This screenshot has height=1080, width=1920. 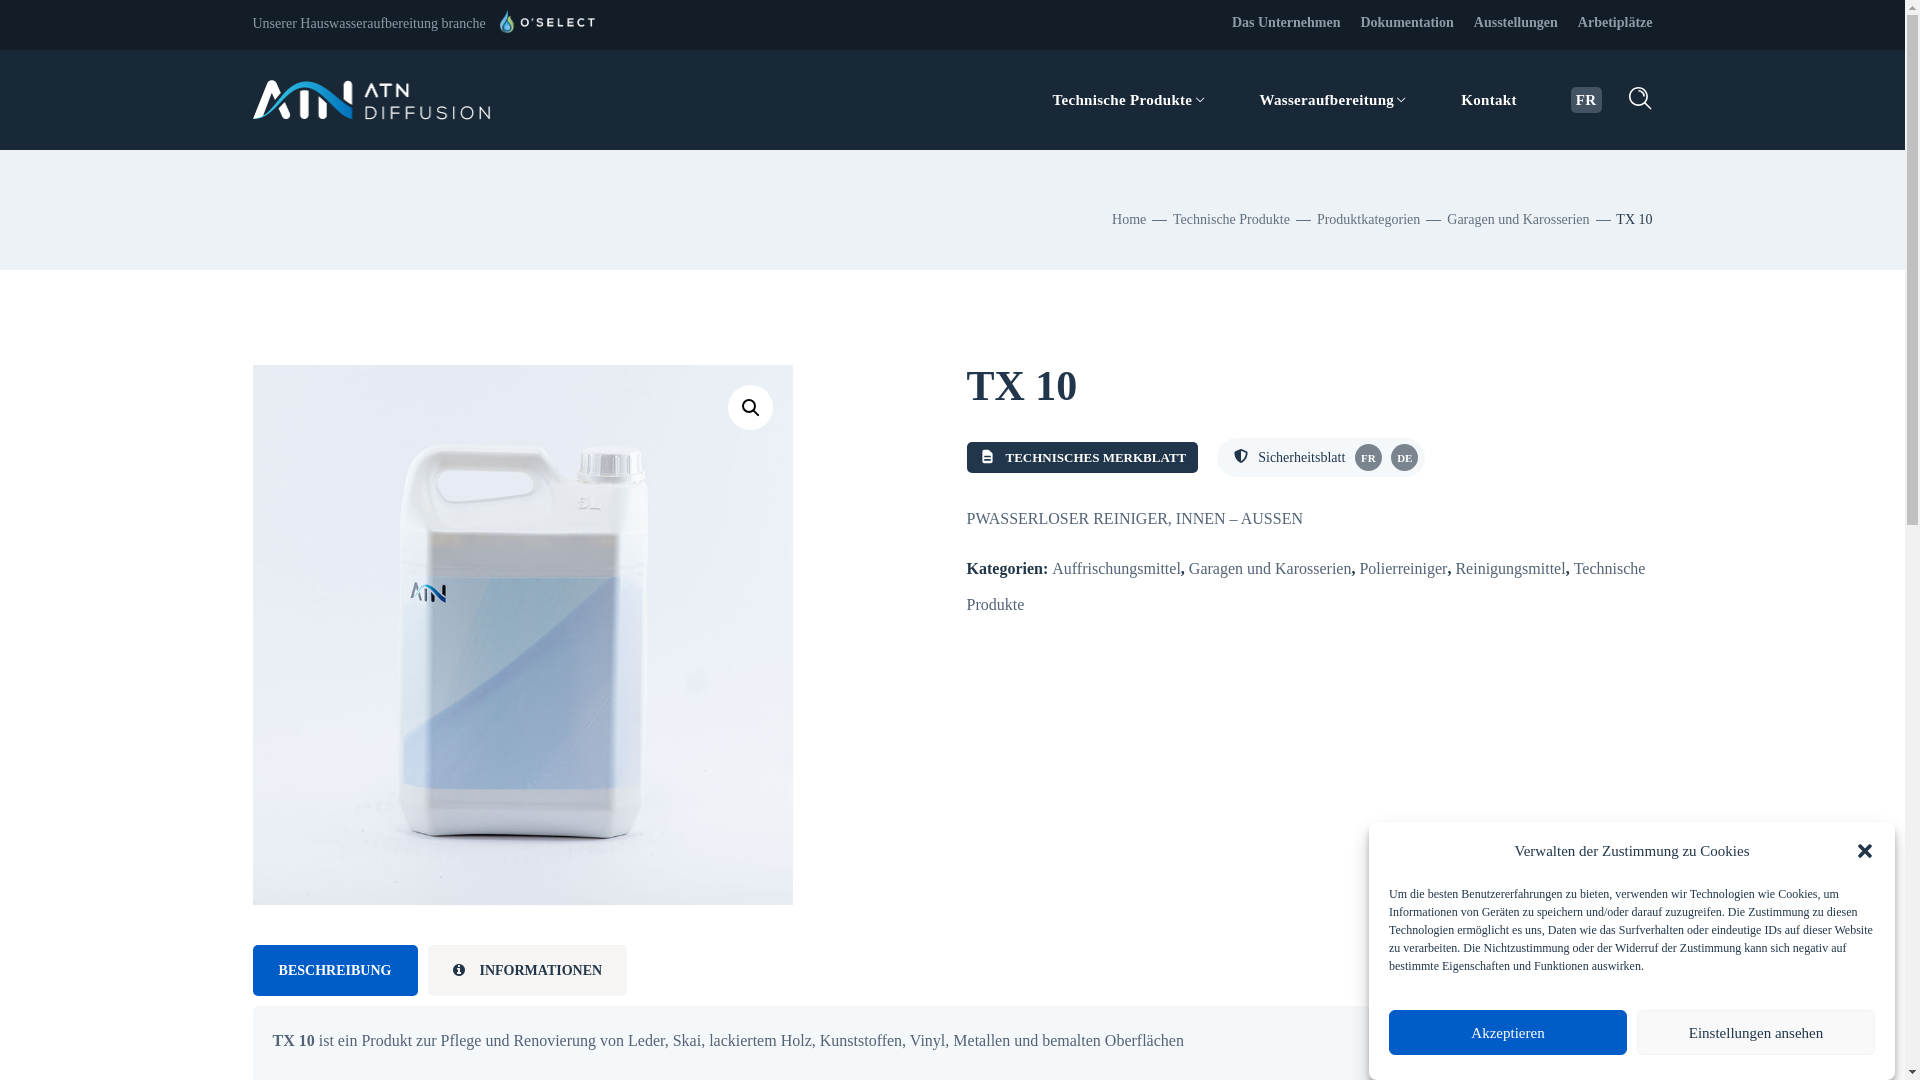 What do you see at coordinates (965, 457) in the screenshot?
I see `'TECHNISCHES MERKBLATT'` at bounding box center [965, 457].